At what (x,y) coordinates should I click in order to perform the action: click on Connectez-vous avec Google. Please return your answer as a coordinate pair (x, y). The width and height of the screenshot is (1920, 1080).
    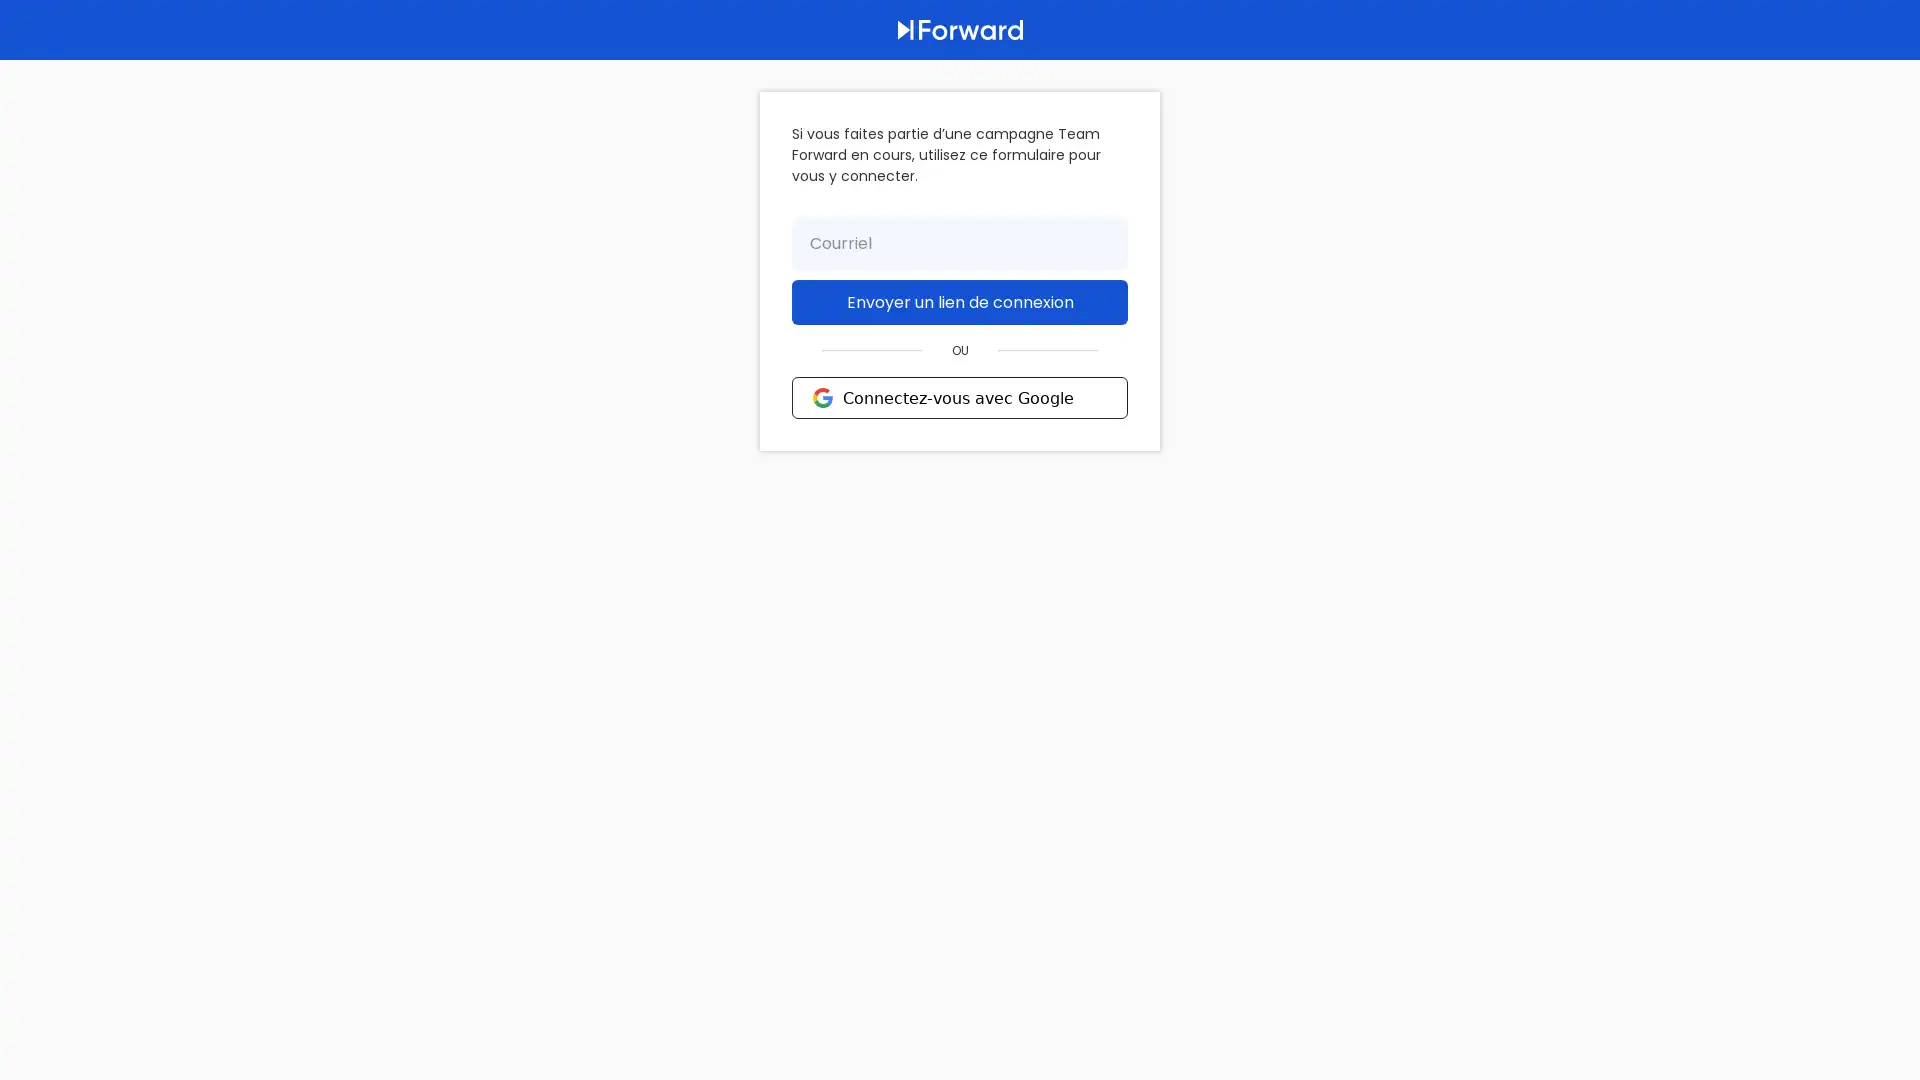
    Looking at the image, I should click on (960, 397).